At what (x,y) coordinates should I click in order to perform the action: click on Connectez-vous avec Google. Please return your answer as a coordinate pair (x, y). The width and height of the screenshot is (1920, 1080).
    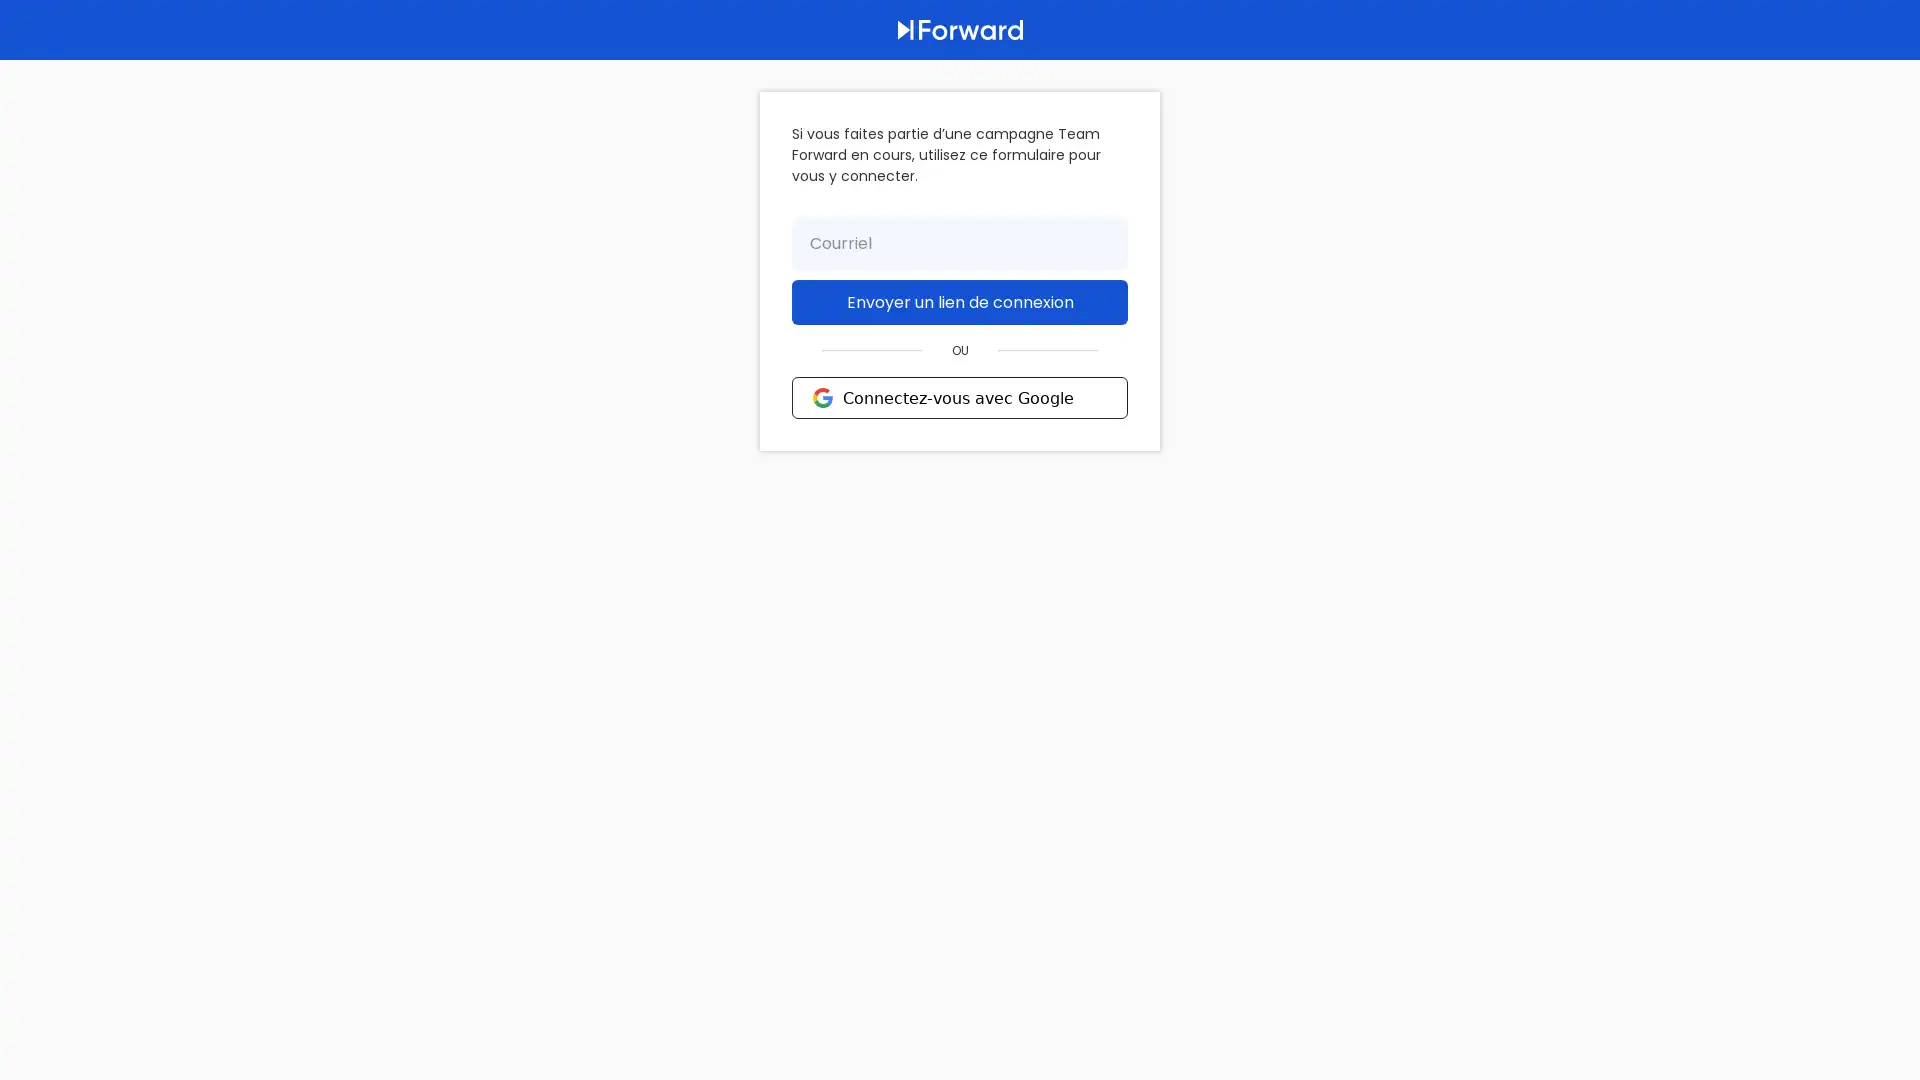
    Looking at the image, I should click on (960, 397).